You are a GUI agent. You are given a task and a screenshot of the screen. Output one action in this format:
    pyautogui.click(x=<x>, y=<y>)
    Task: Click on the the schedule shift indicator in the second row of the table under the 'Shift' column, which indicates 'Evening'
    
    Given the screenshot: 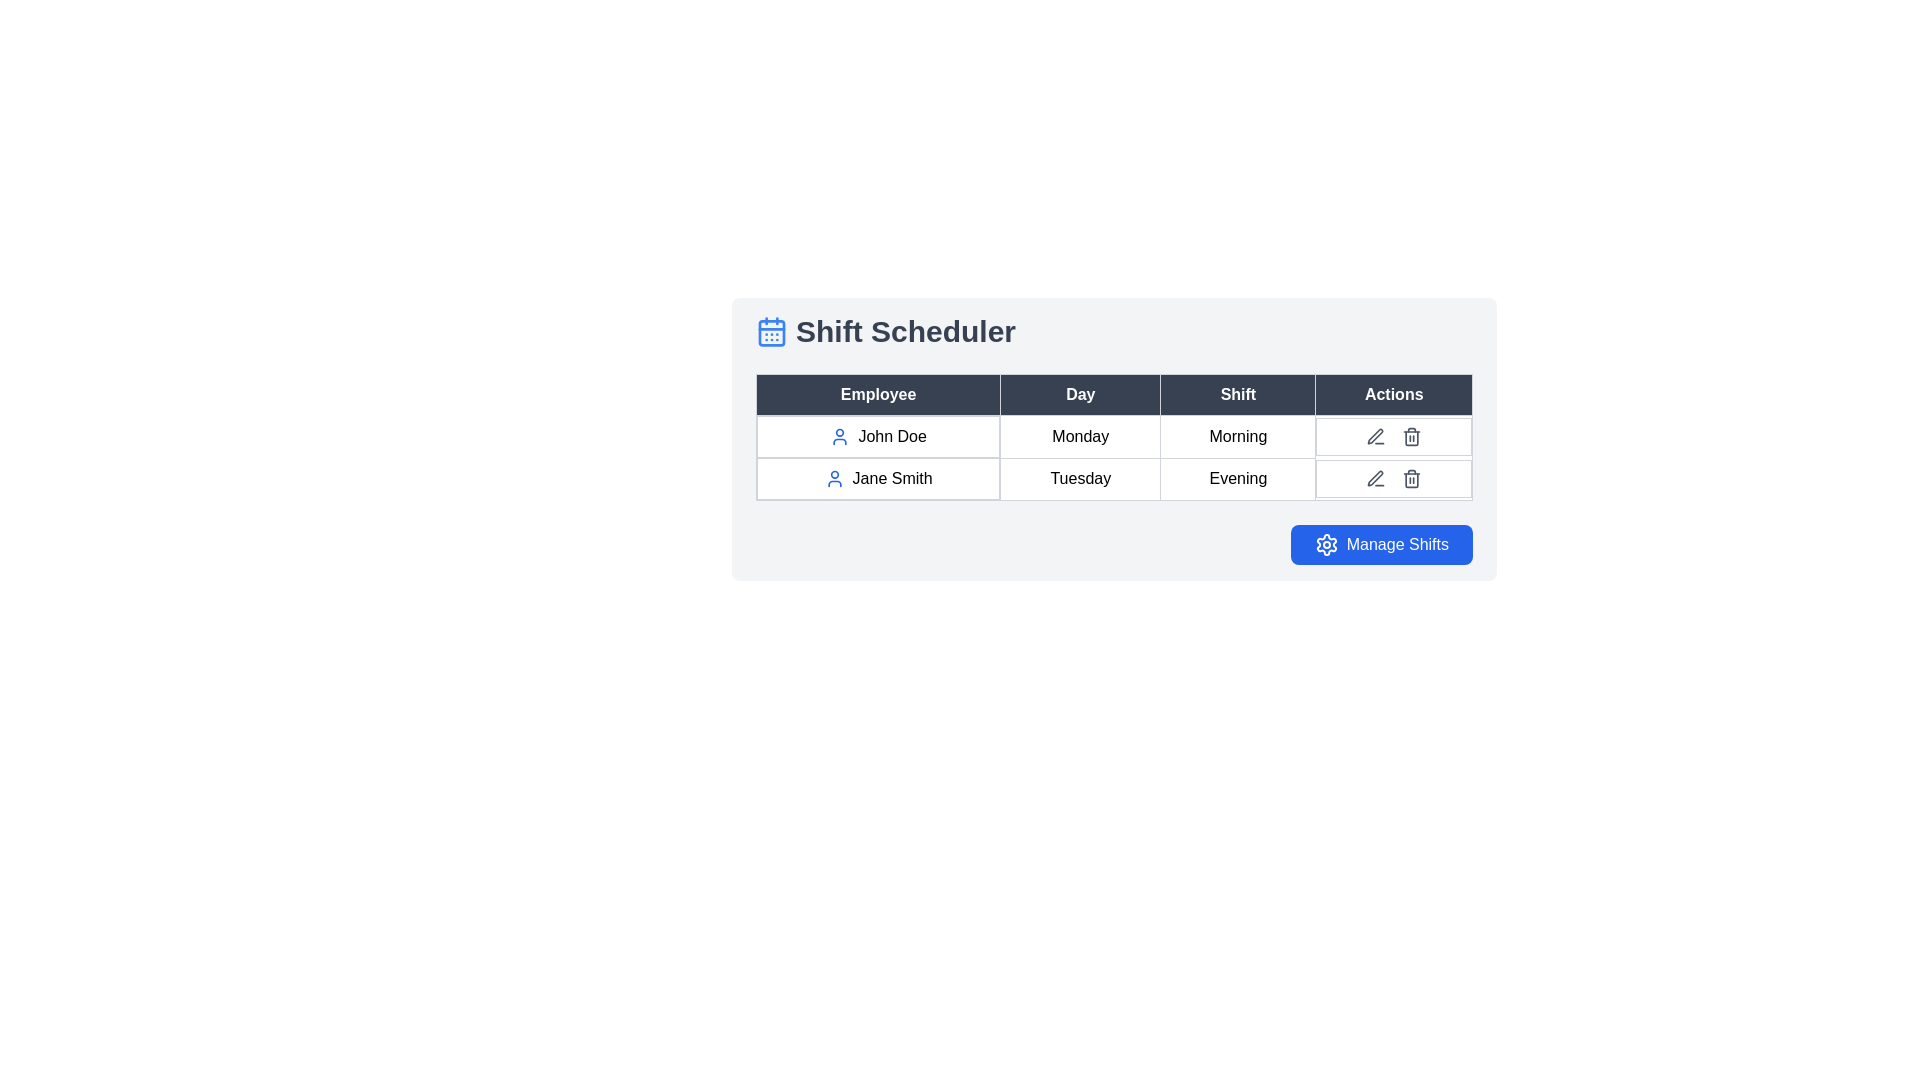 What is the action you would take?
    pyautogui.click(x=1237, y=479)
    